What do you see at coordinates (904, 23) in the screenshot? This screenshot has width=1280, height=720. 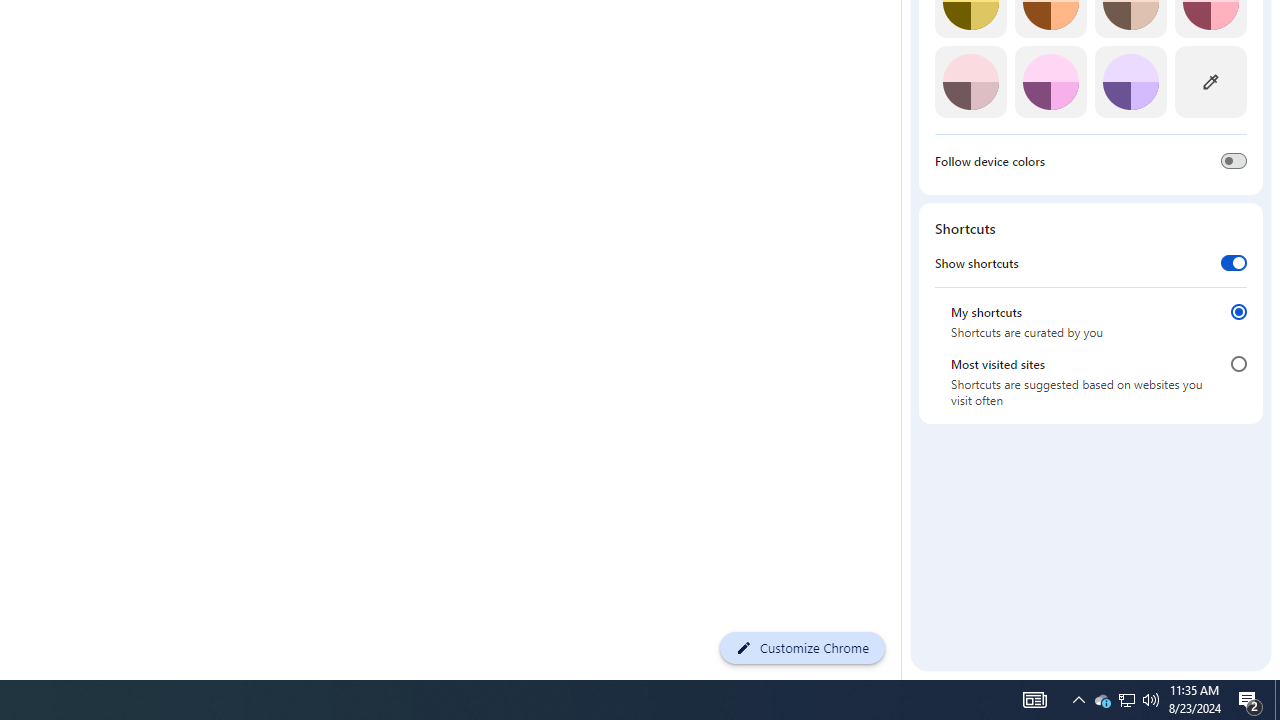 I see `'Side Panel Resize Handle'` at bounding box center [904, 23].